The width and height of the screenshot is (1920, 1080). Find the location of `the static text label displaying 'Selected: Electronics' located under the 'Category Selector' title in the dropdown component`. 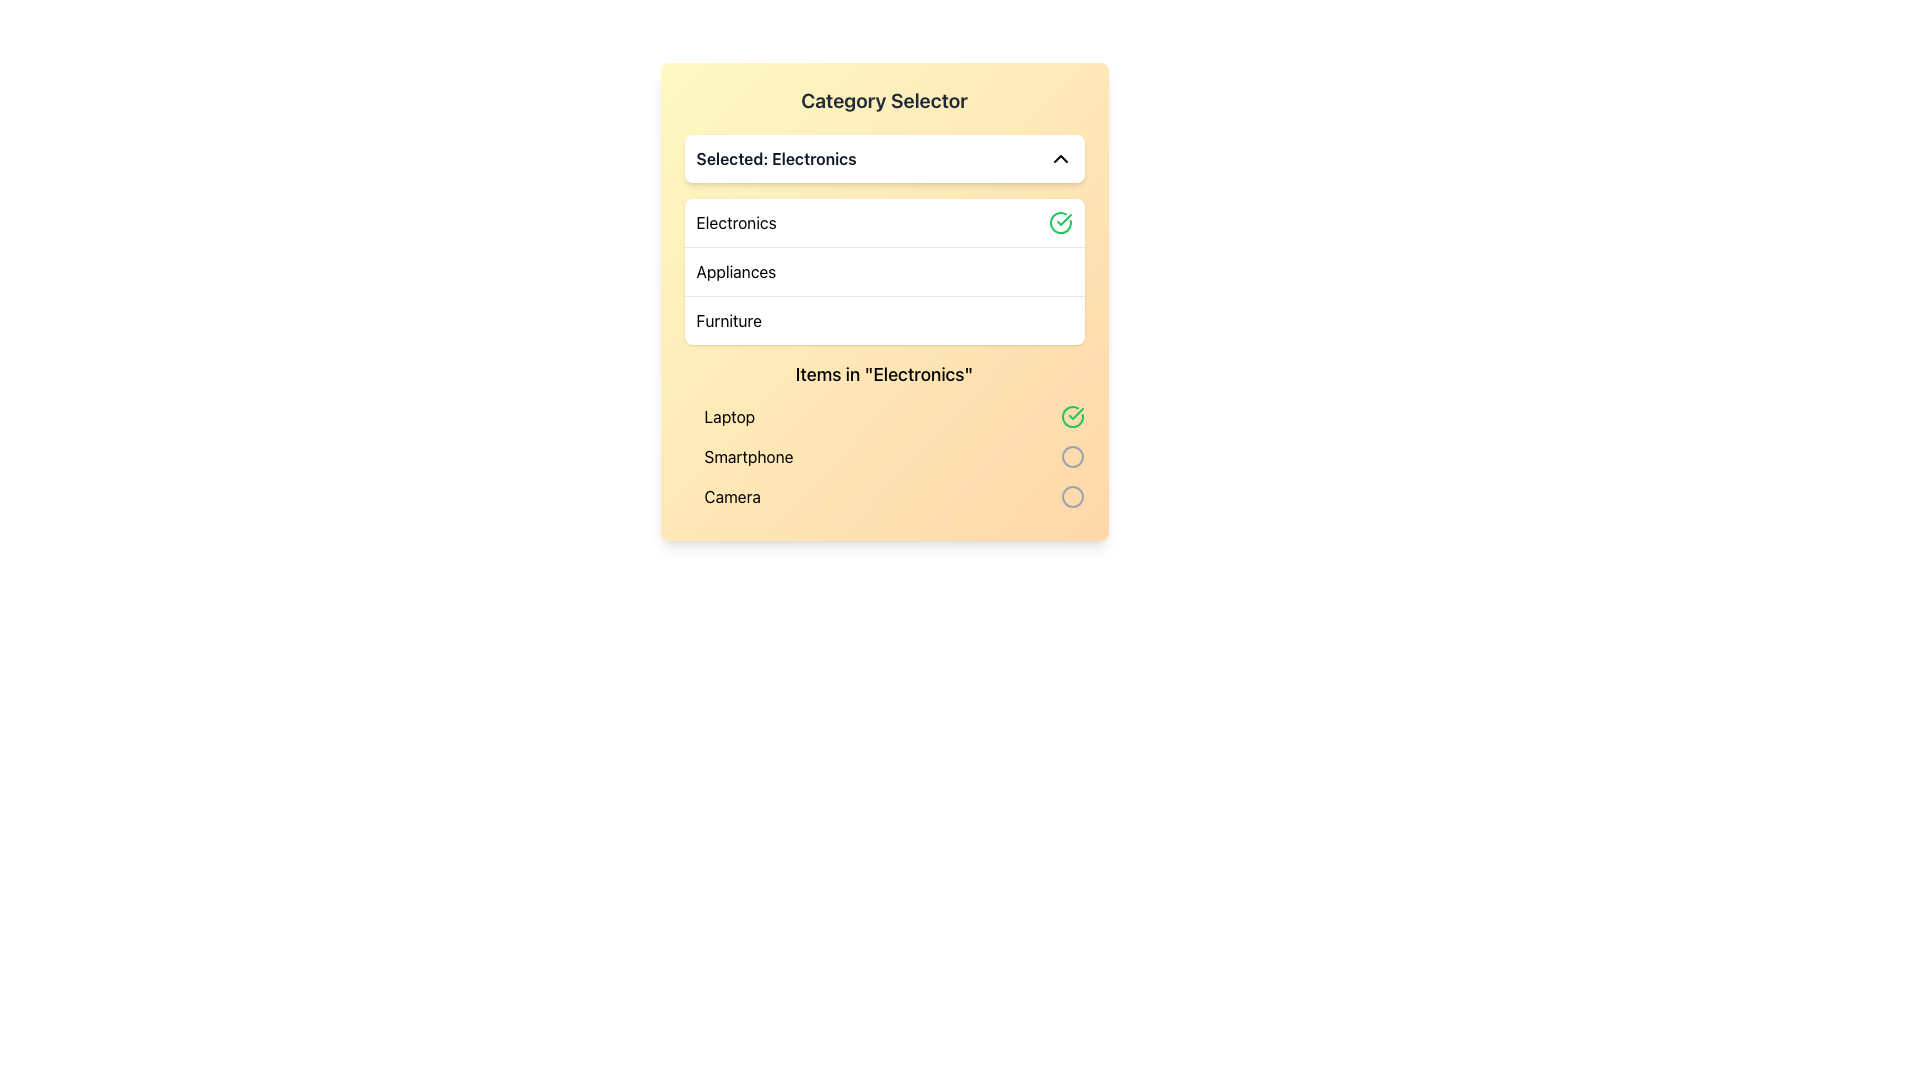

the static text label displaying 'Selected: Electronics' located under the 'Category Selector' title in the dropdown component is located at coordinates (775, 157).